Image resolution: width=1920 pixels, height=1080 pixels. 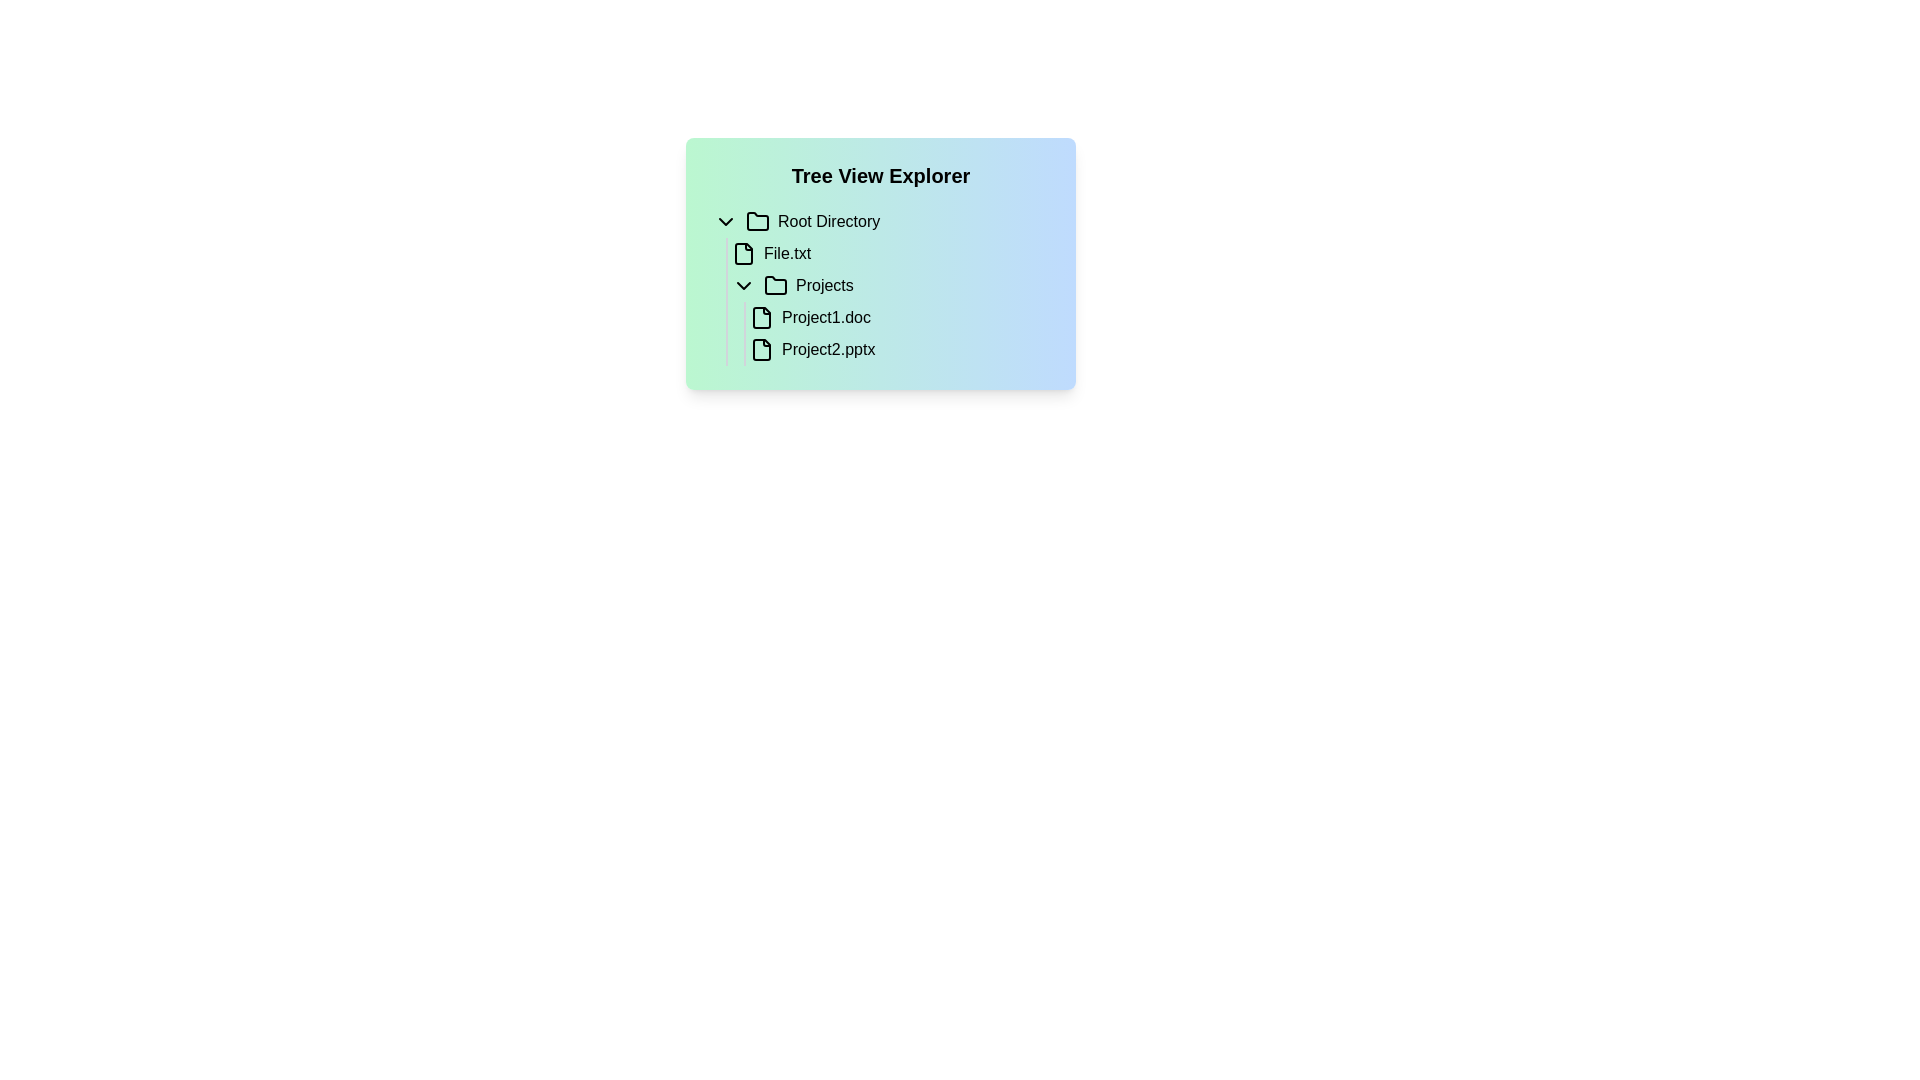 What do you see at coordinates (828, 349) in the screenshot?
I see `the text label 'Project2.pptx' in the tree view` at bounding box center [828, 349].